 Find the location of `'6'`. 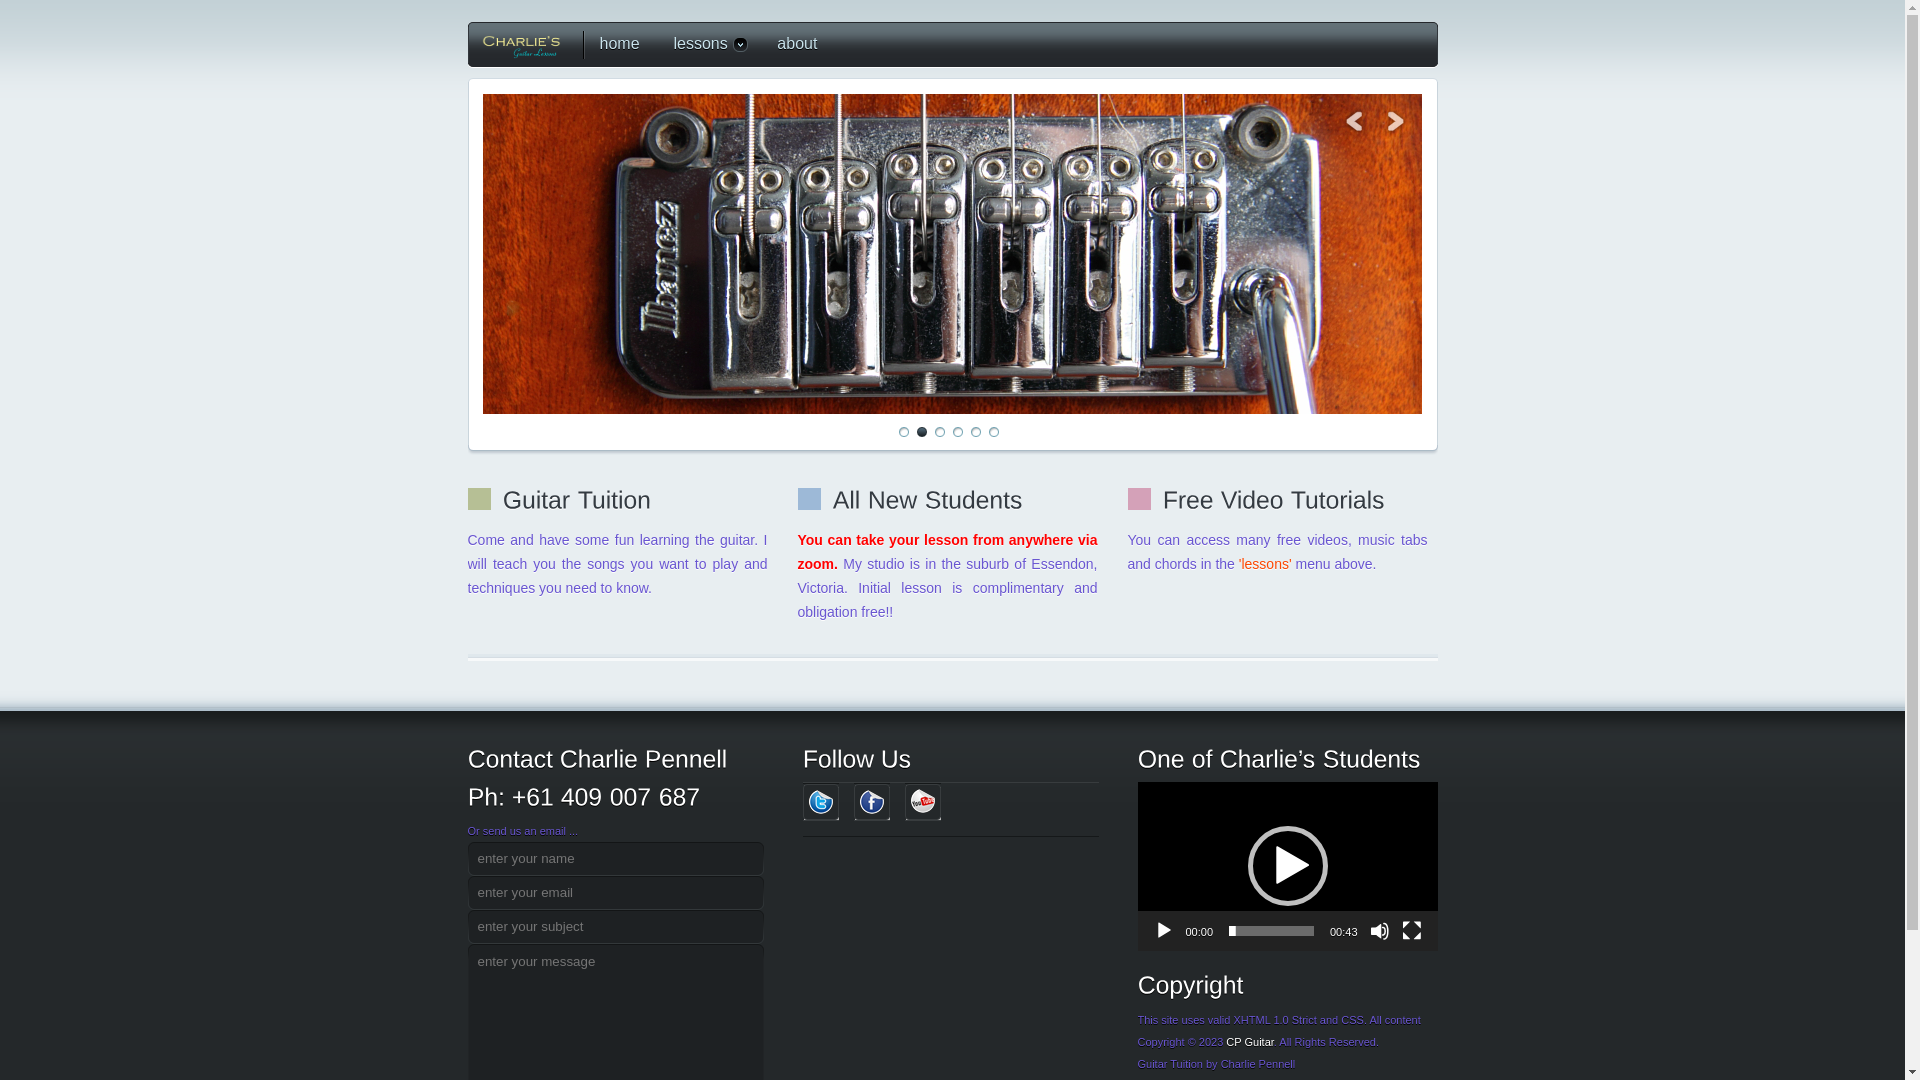

'6' is located at coordinates (993, 431).